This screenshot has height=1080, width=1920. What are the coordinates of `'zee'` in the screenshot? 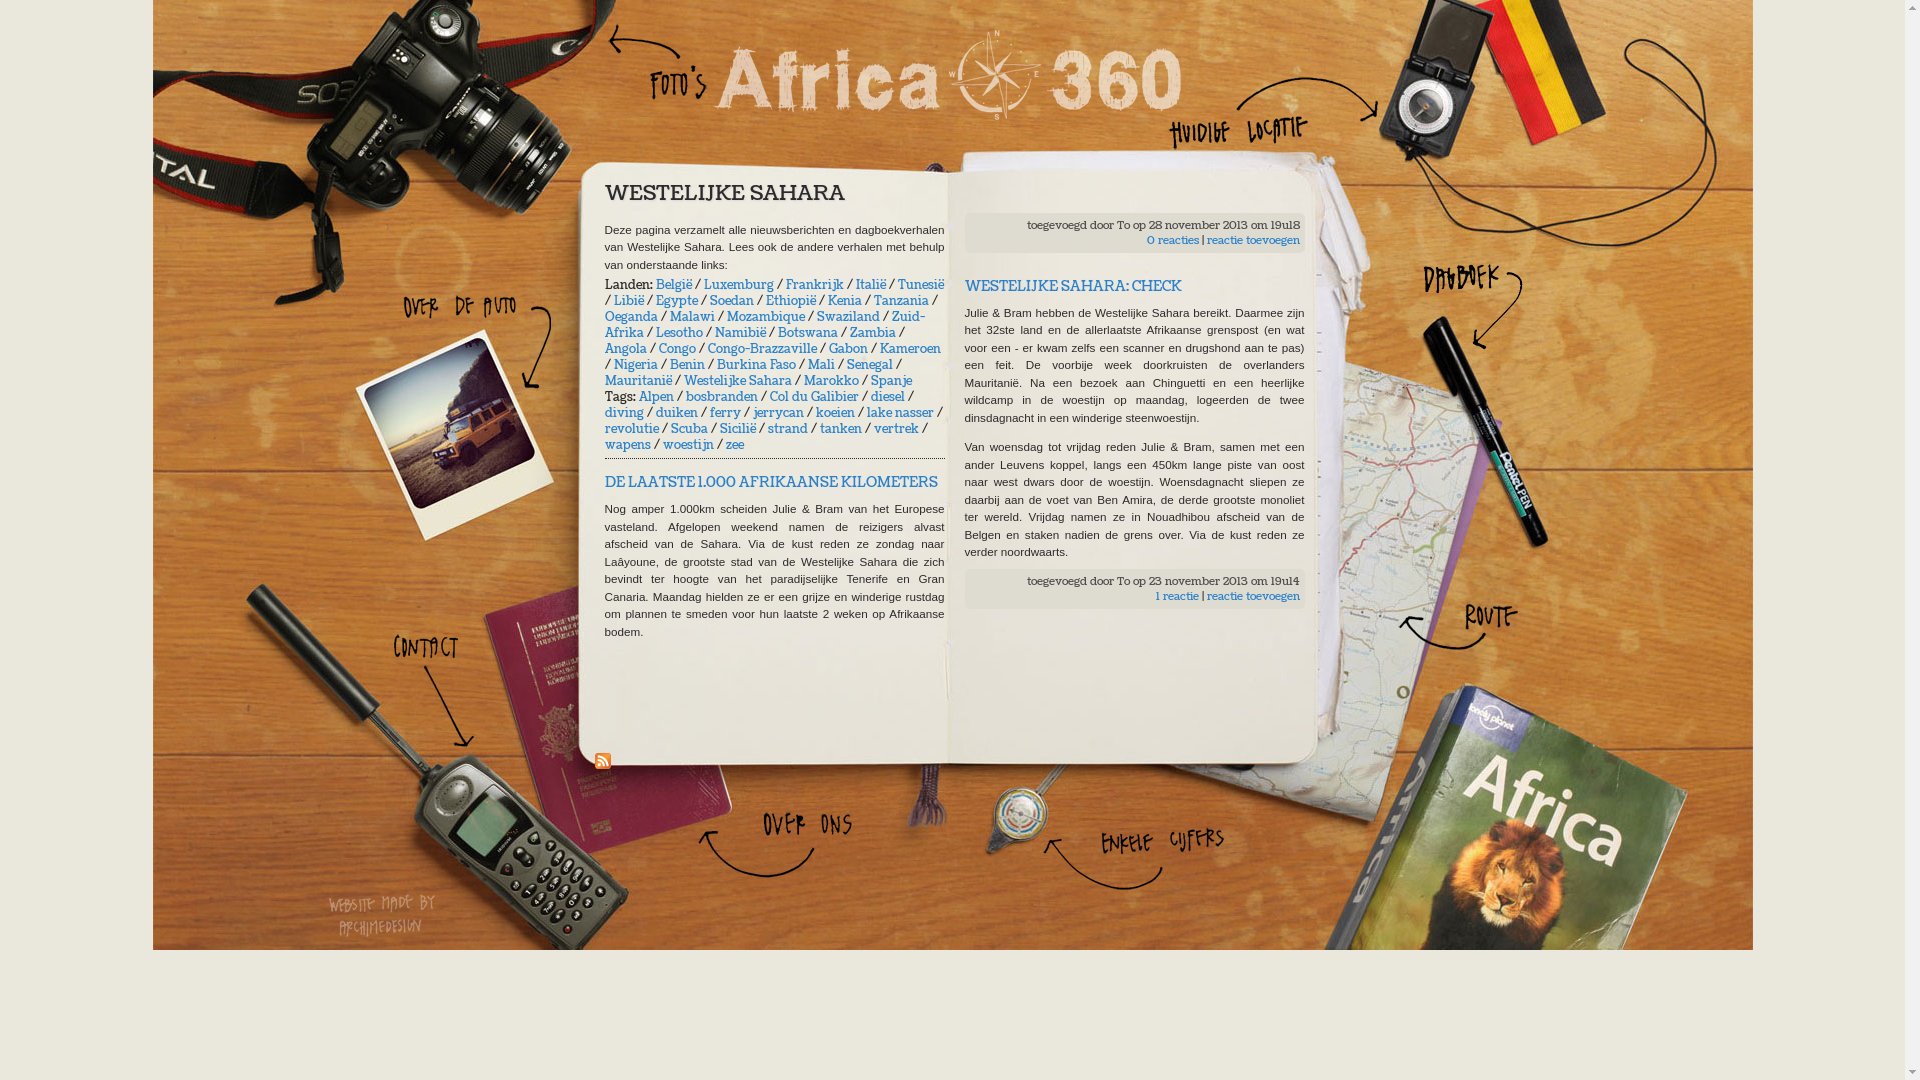 It's located at (733, 443).